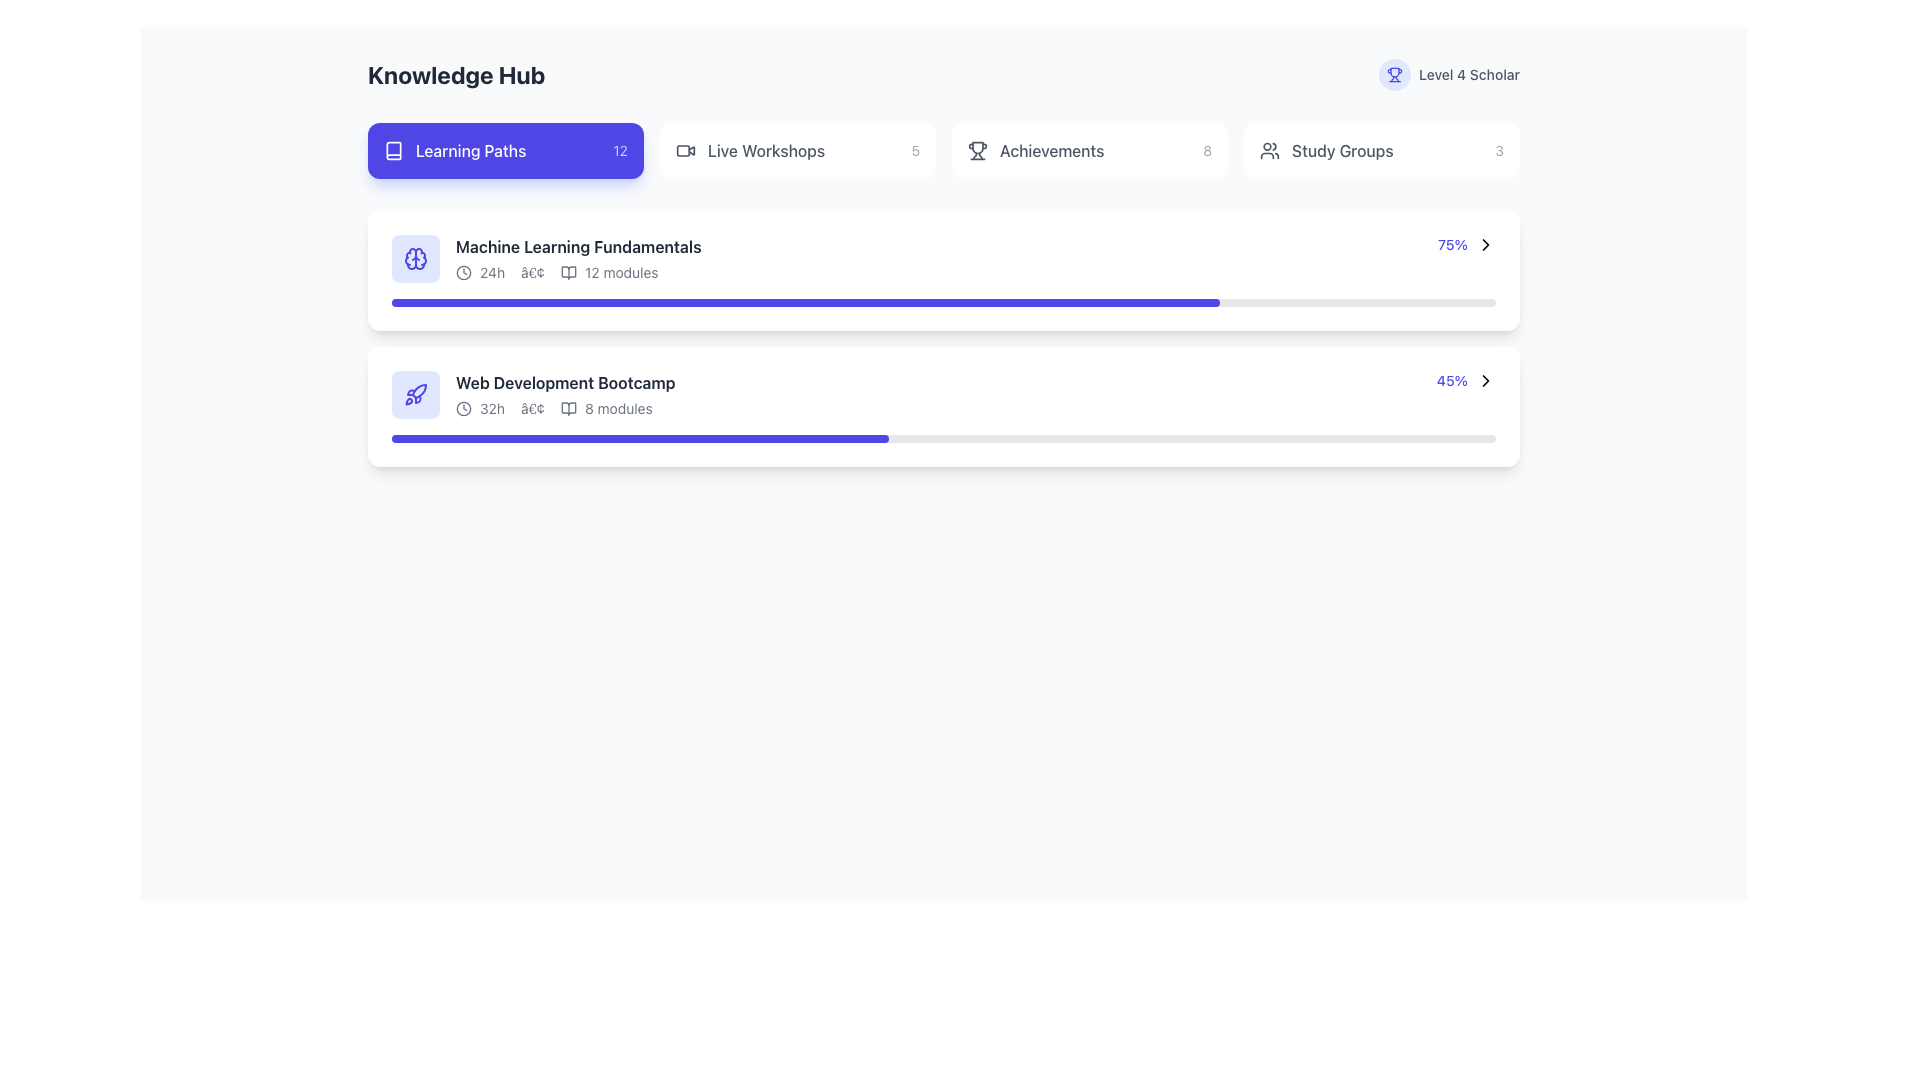  What do you see at coordinates (533, 394) in the screenshot?
I see `to select or open the details about the course overview, which is the second item in a vertical list of course modules located below 'Machine Learning Fundamentals'` at bounding box center [533, 394].